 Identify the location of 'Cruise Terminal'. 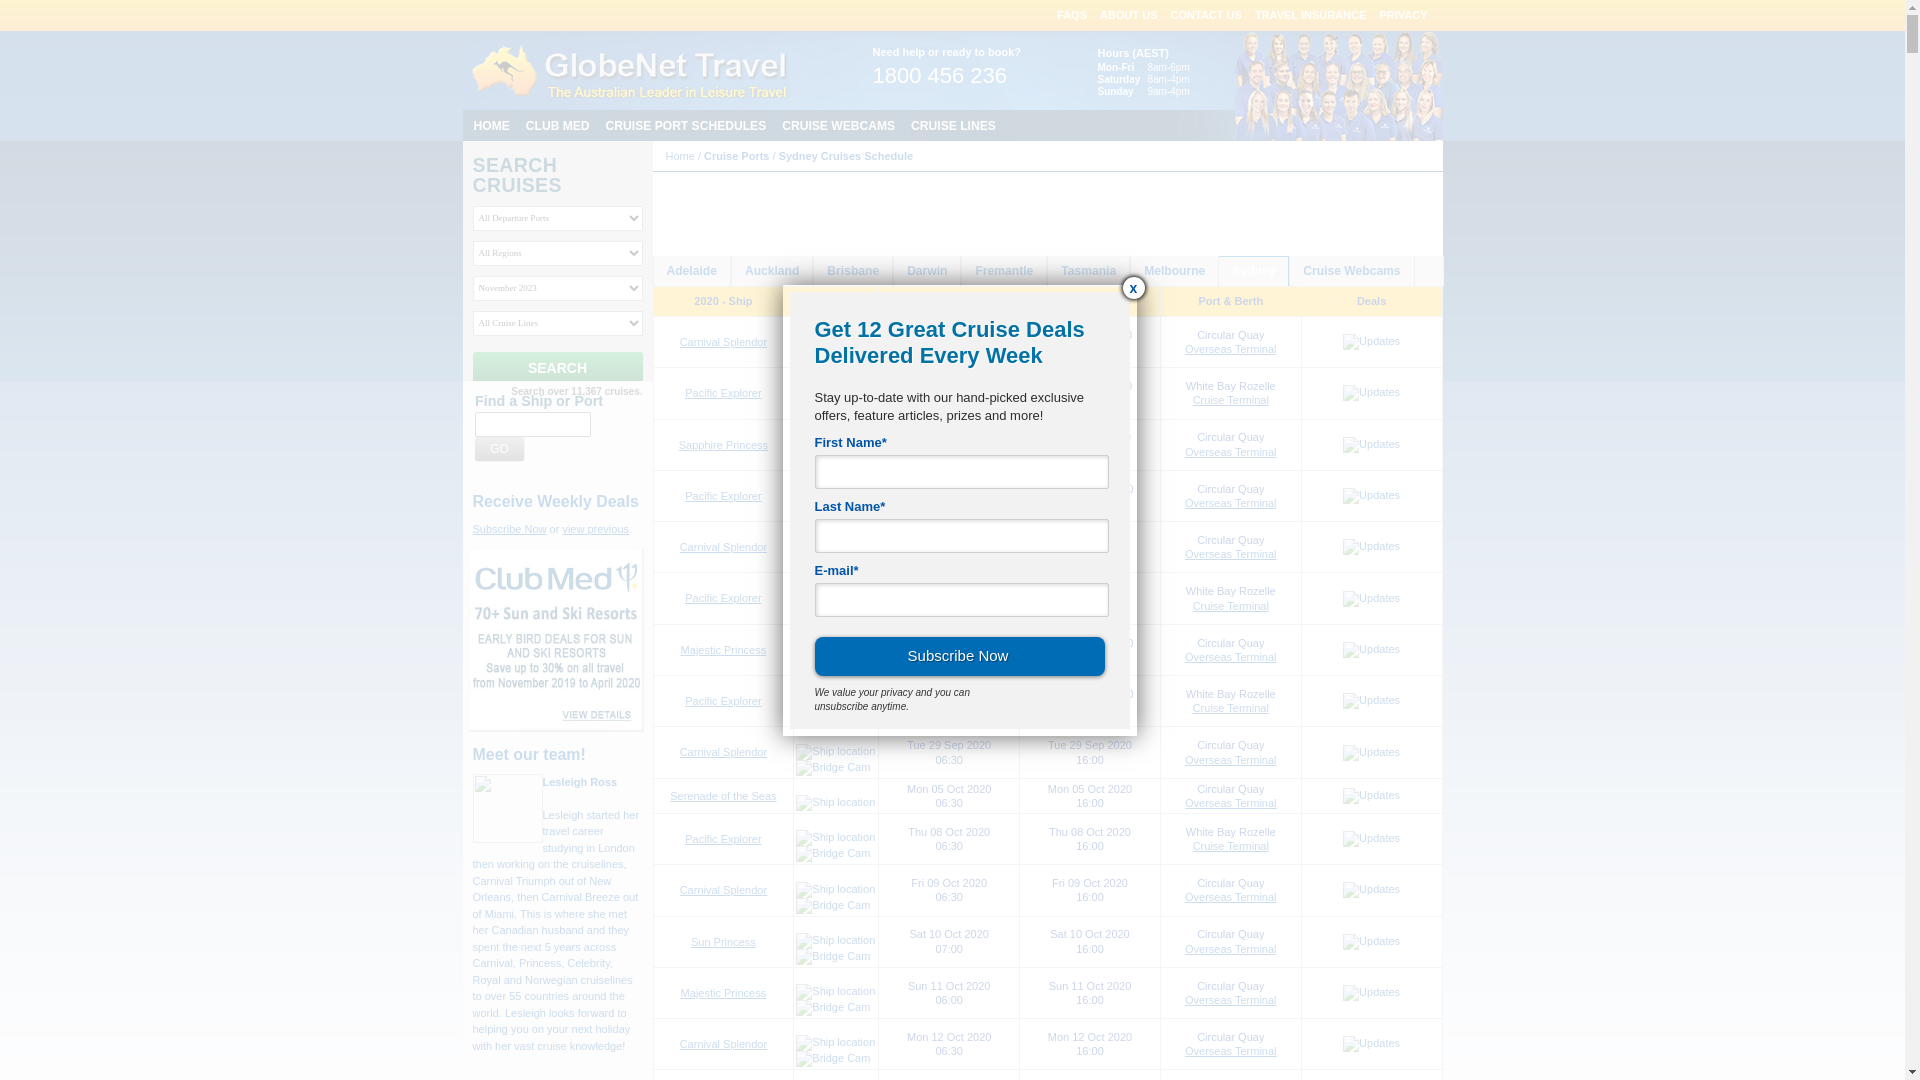
(1193, 707).